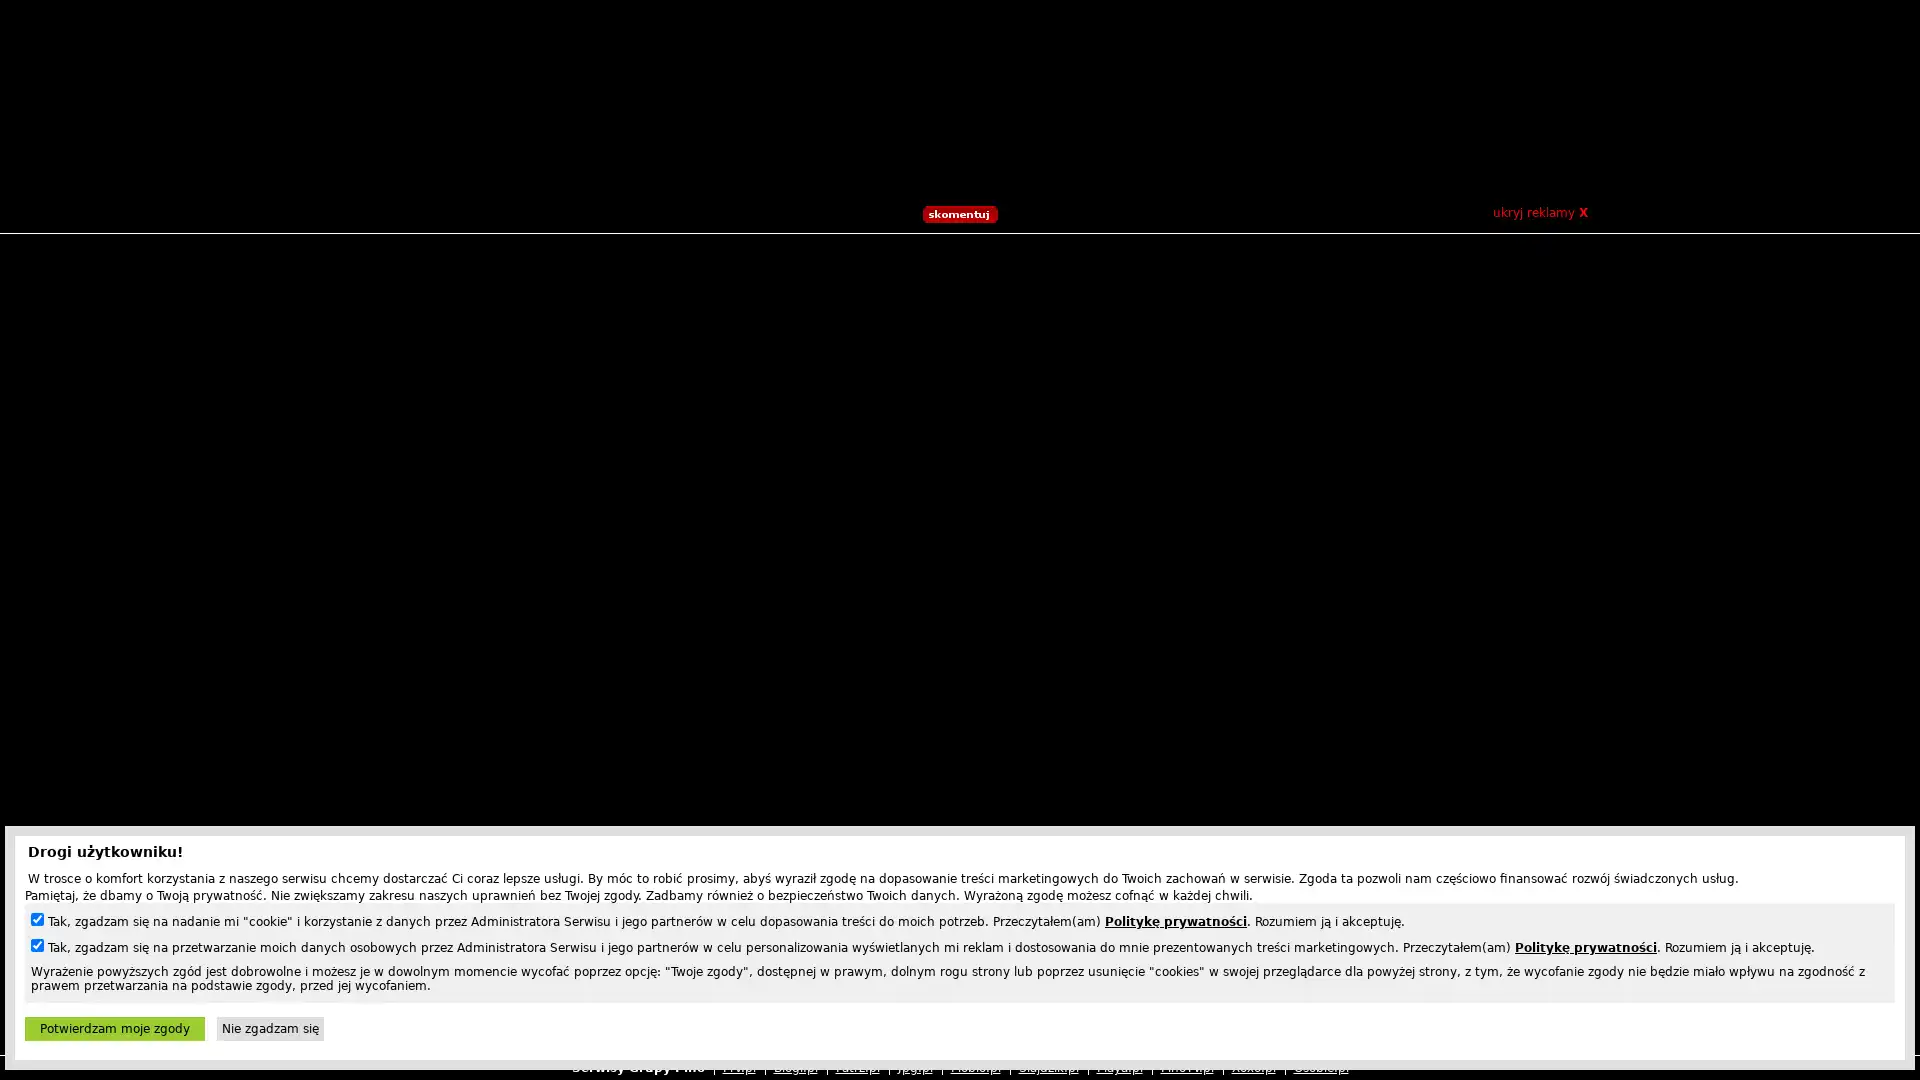 The width and height of the screenshot is (1920, 1080). I want to click on Potwierdzam moje zgody, so click(114, 1029).